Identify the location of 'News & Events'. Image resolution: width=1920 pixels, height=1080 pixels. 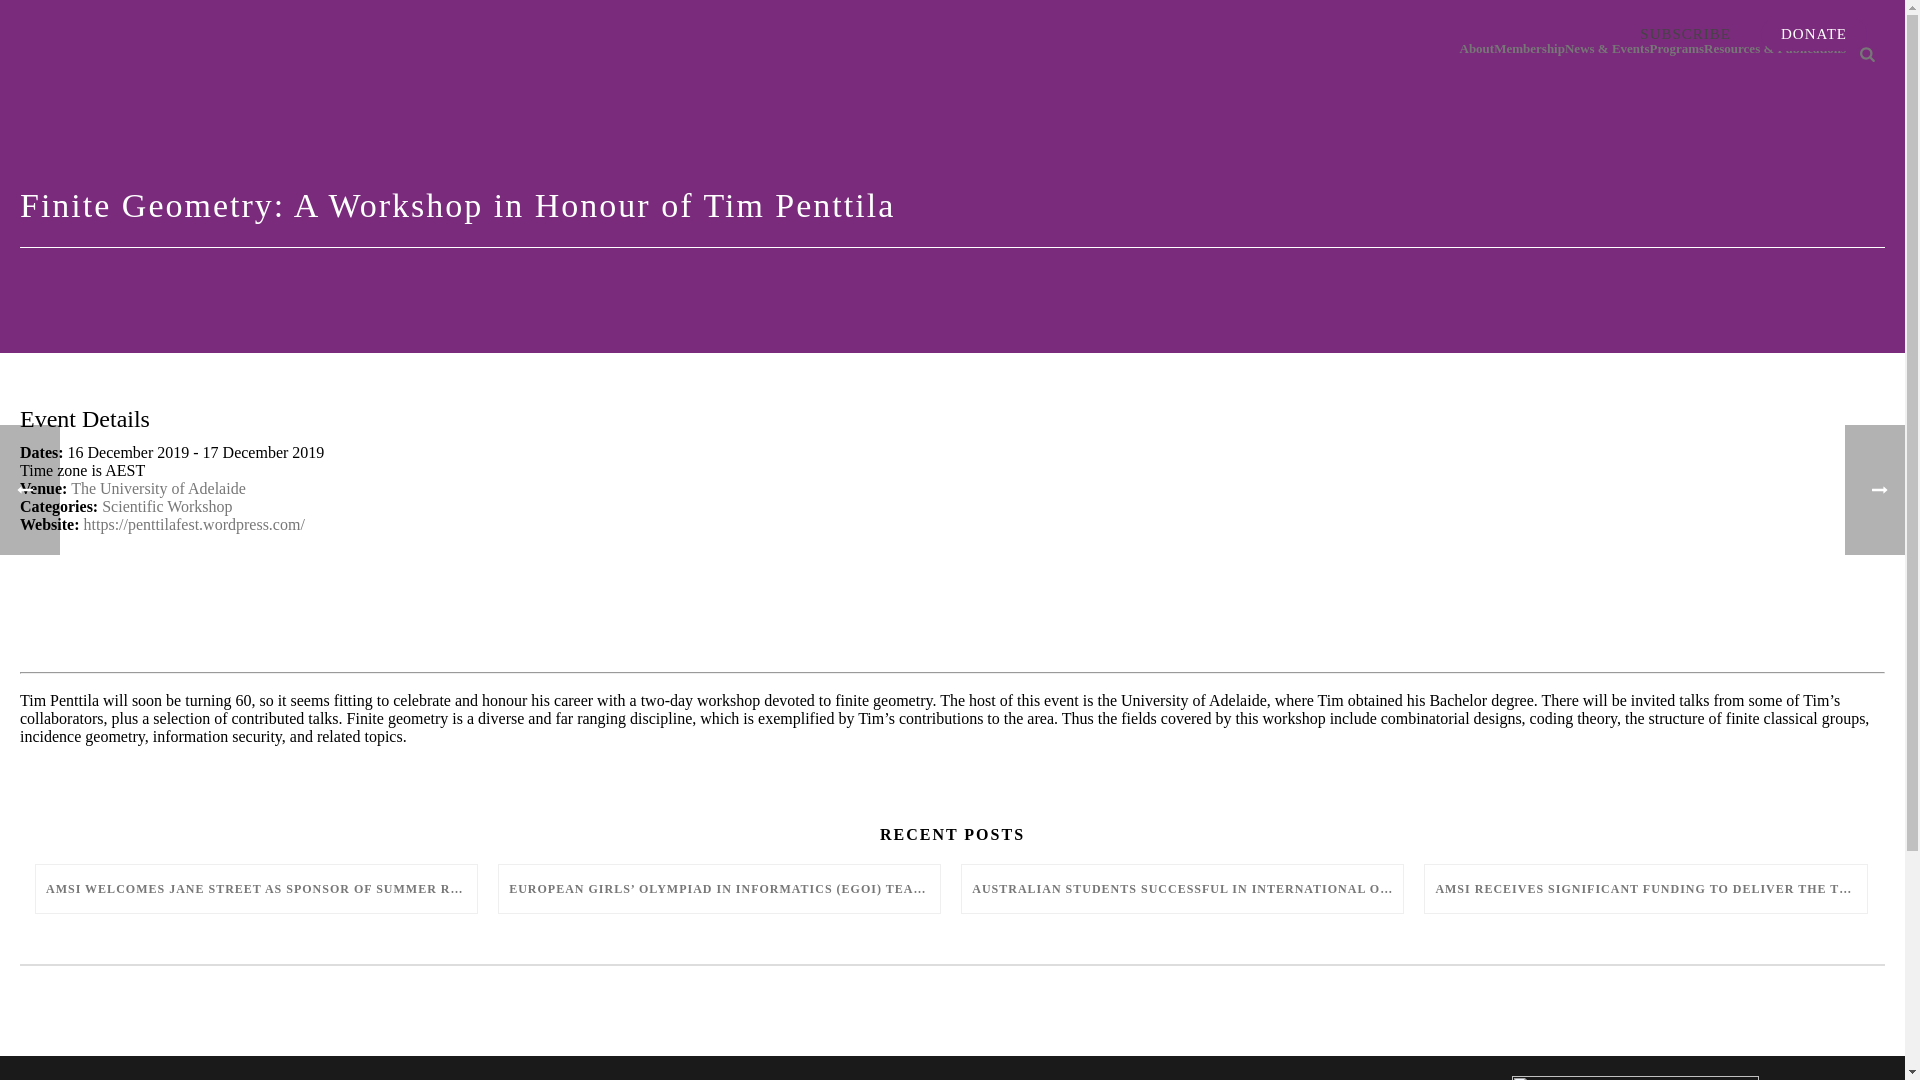
(1563, 49).